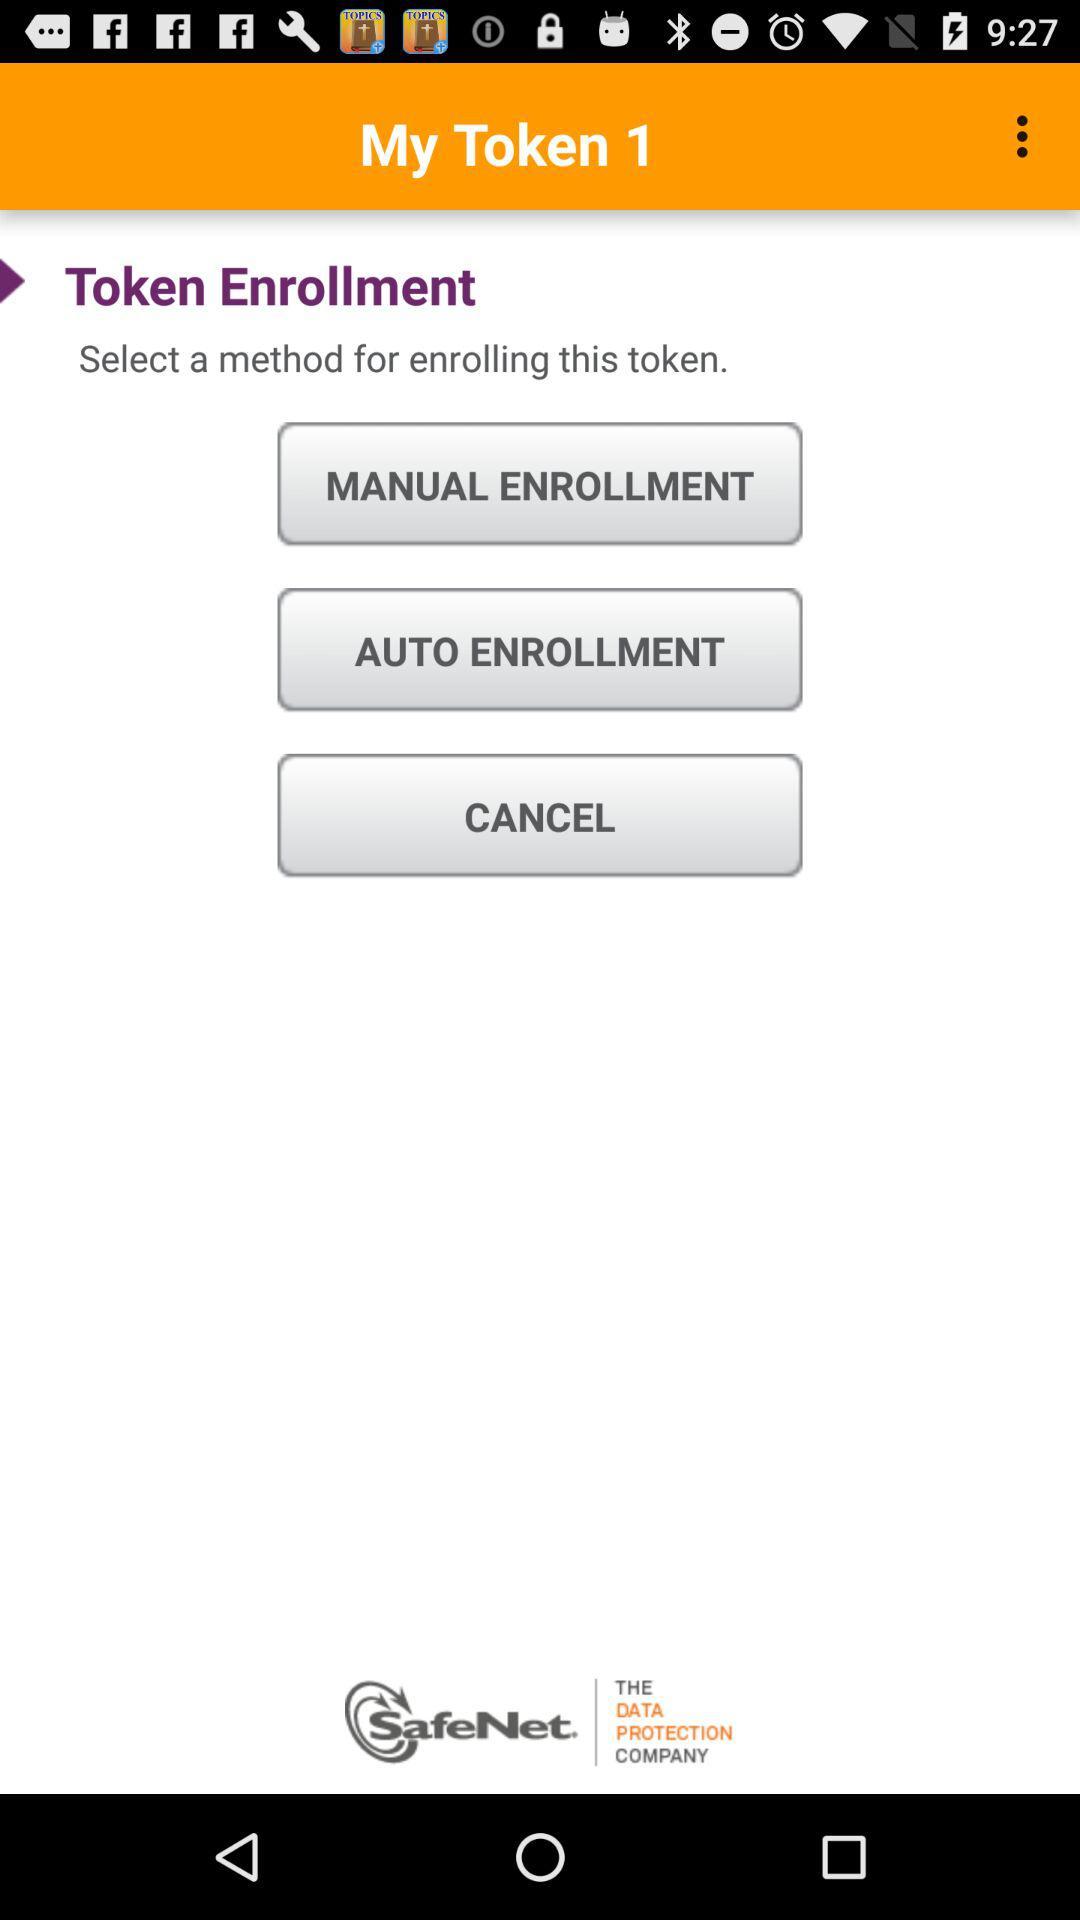 The image size is (1080, 1920). Describe the element at coordinates (540, 651) in the screenshot. I see `auto enrollment` at that location.